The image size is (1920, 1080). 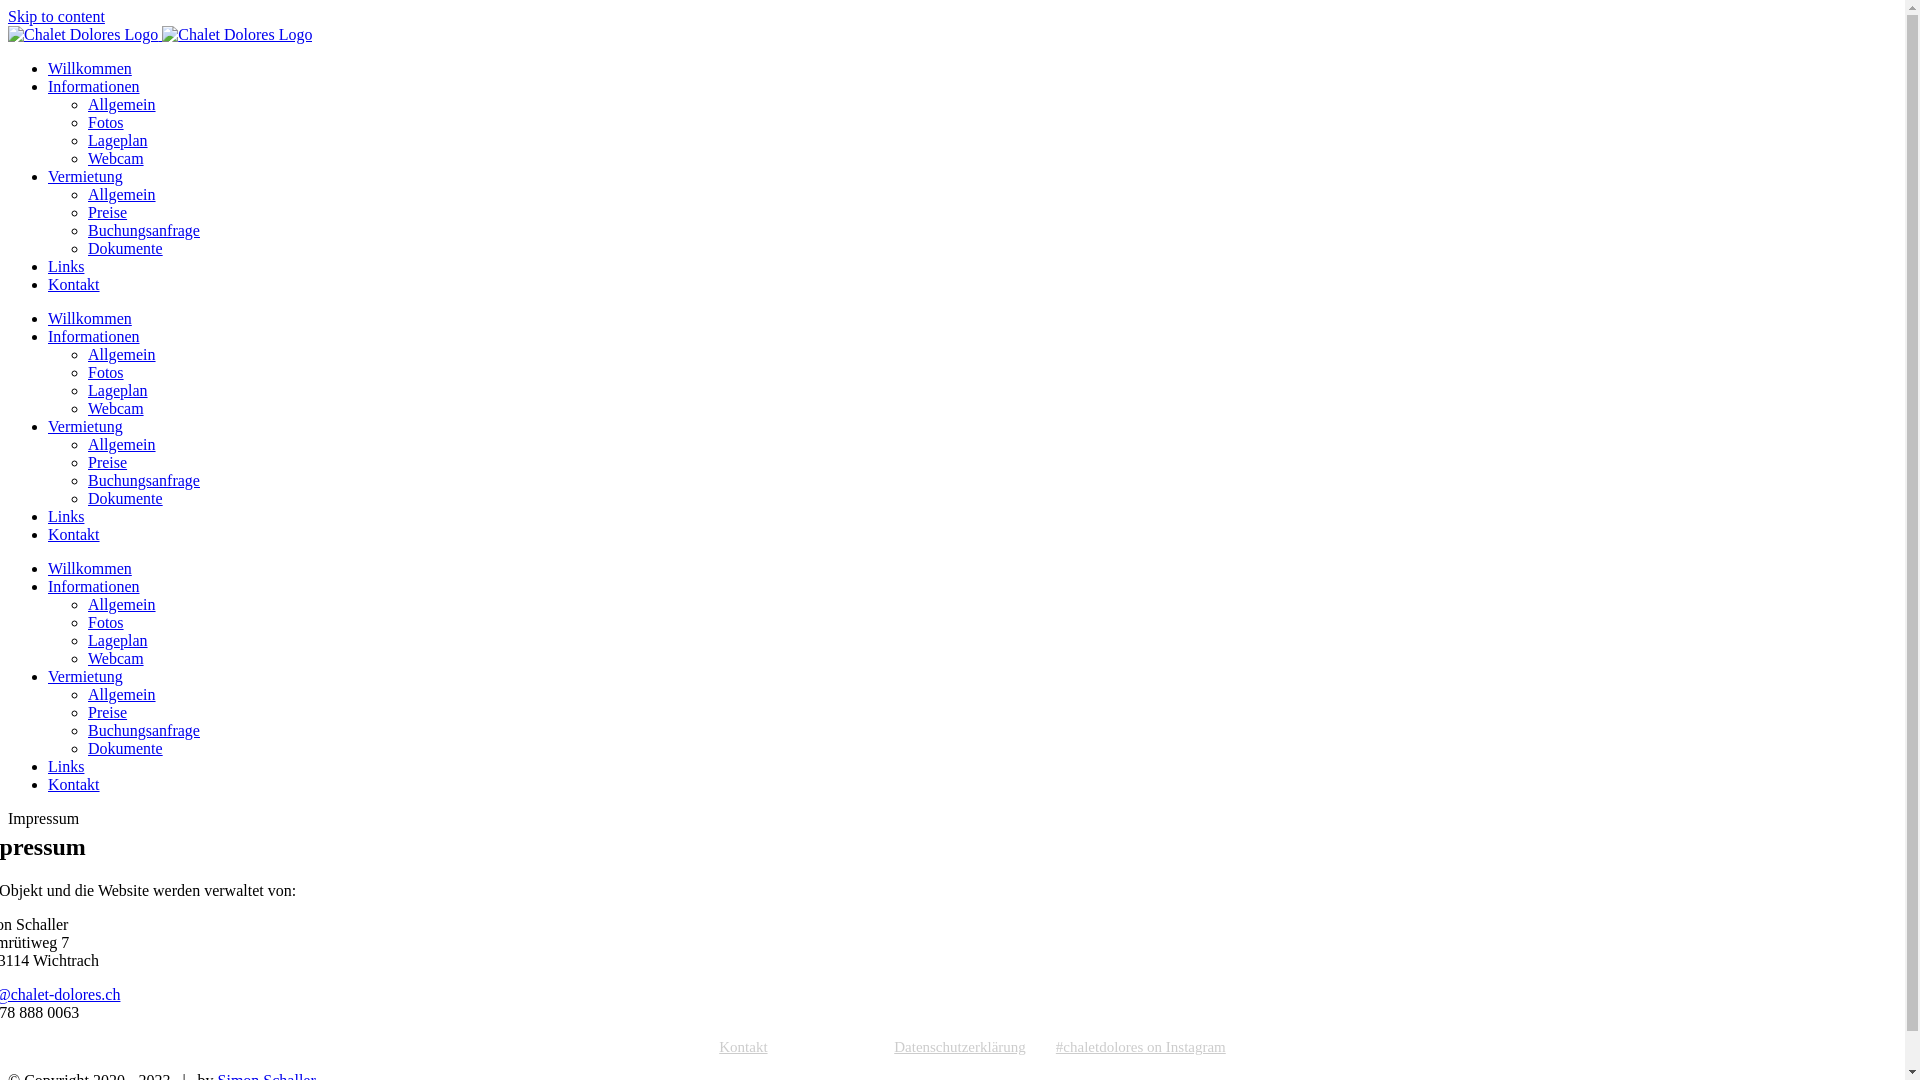 I want to click on 'Dokumente', so click(x=124, y=748).